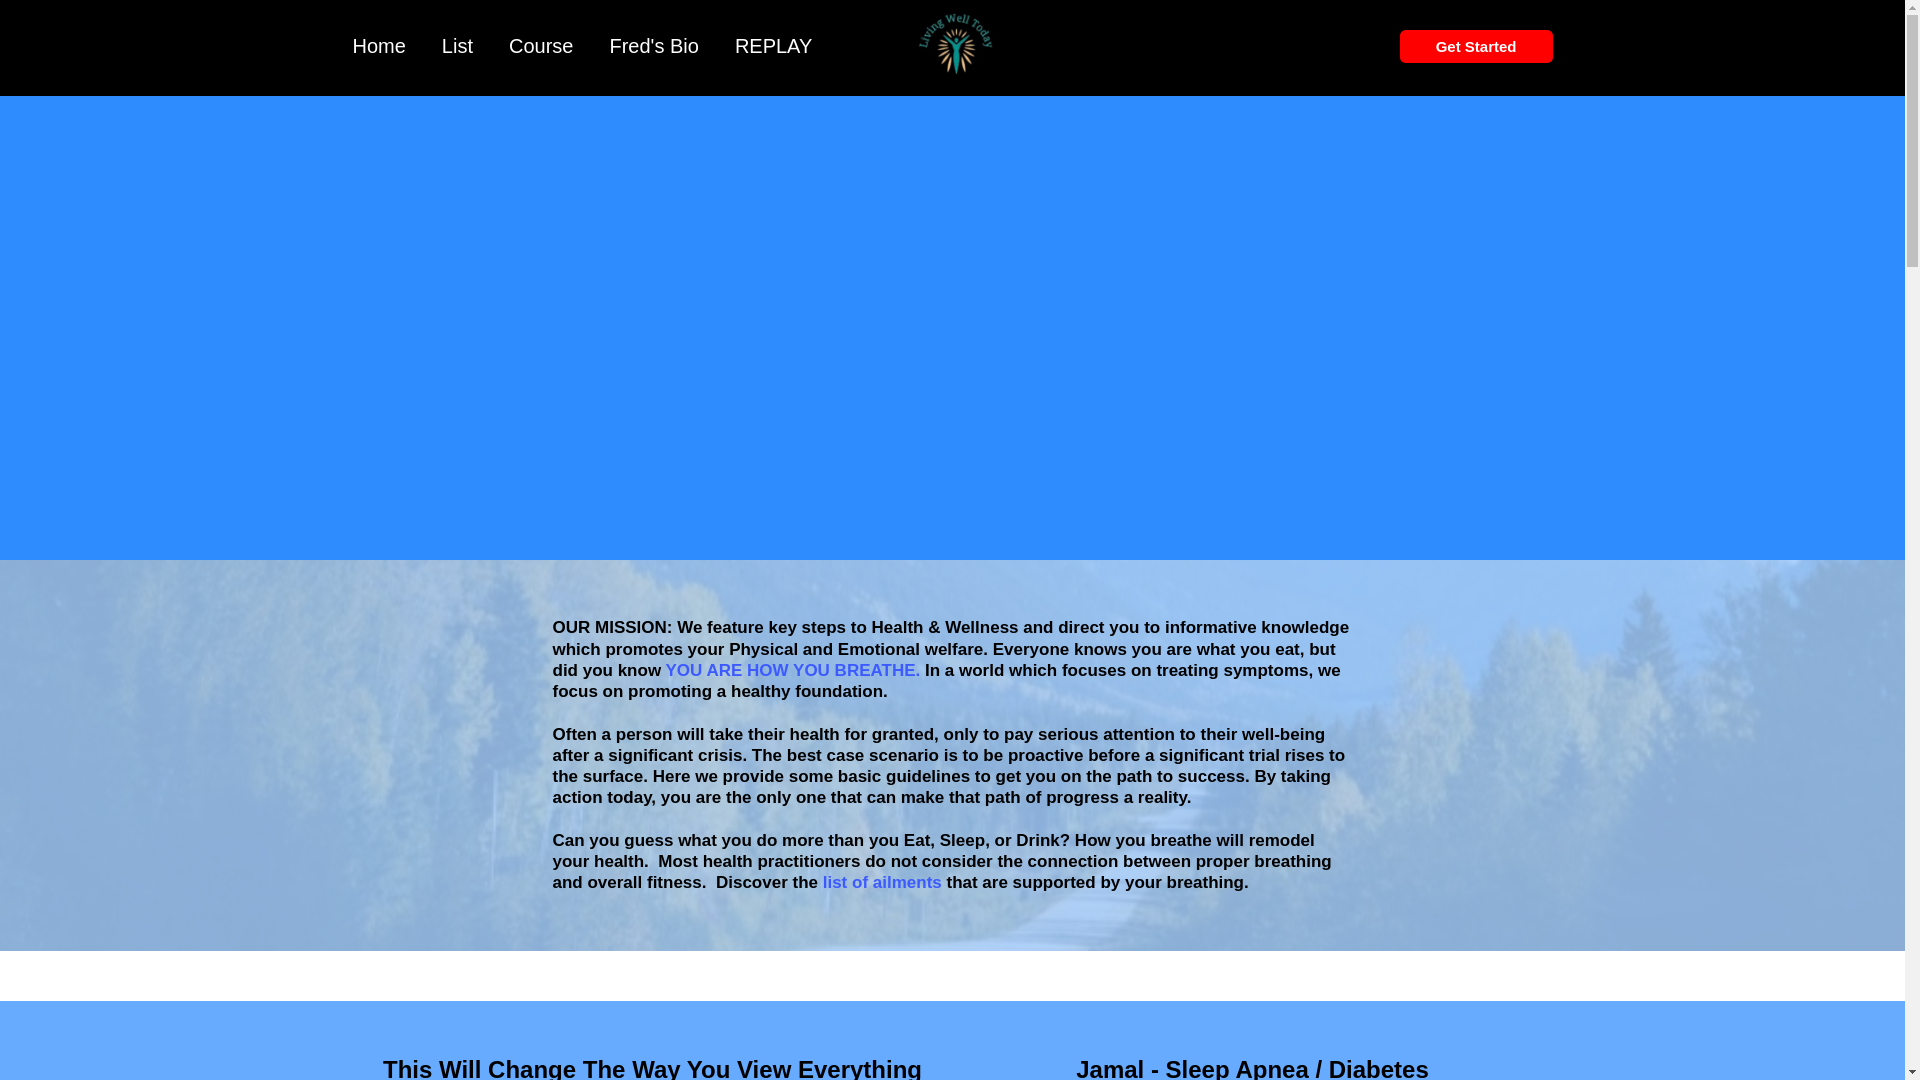 The width and height of the screenshot is (1920, 1080). What do you see at coordinates (456, 45) in the screenshot?
I see `'List'` at bounding box center [456, 45].